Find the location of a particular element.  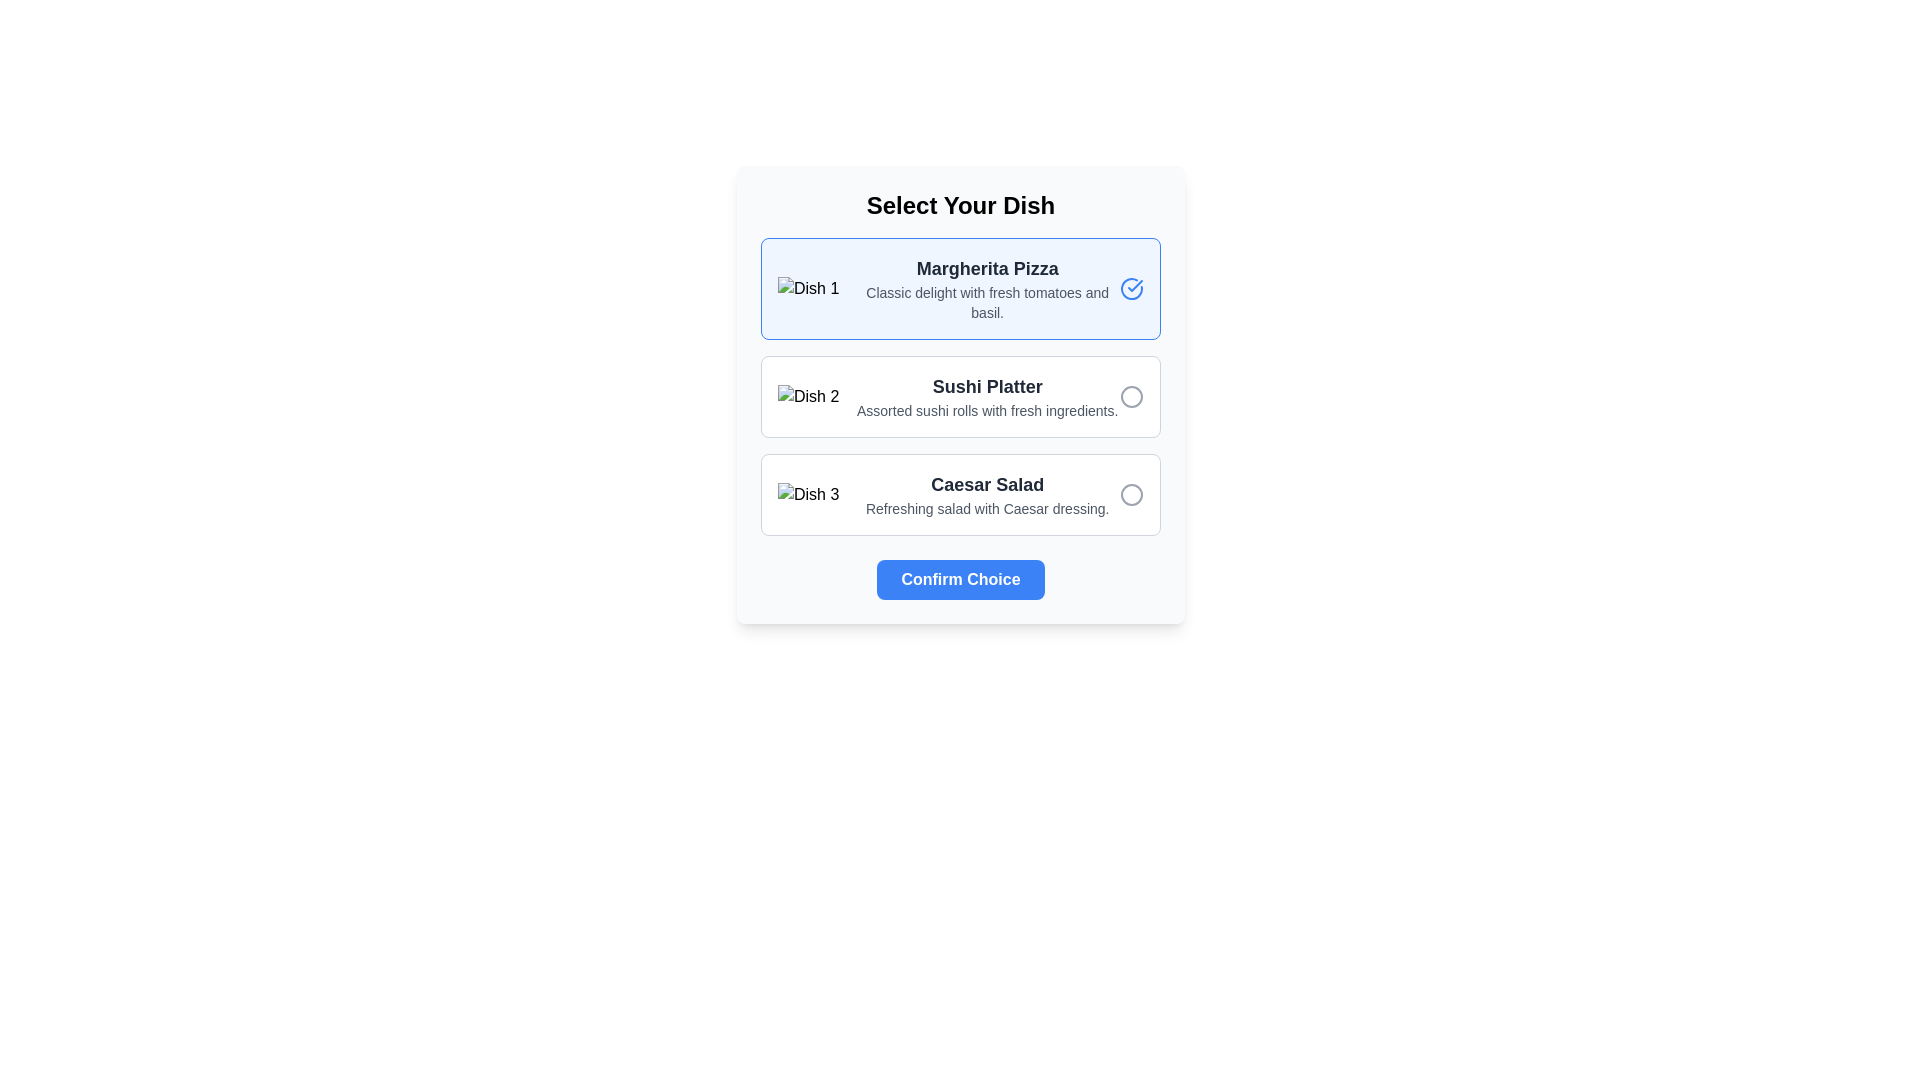

the circle graphical element that indicates the selection status of the 'Caesar Salad' option, positioned to the right of the text is located at coordinates (1132, 494).